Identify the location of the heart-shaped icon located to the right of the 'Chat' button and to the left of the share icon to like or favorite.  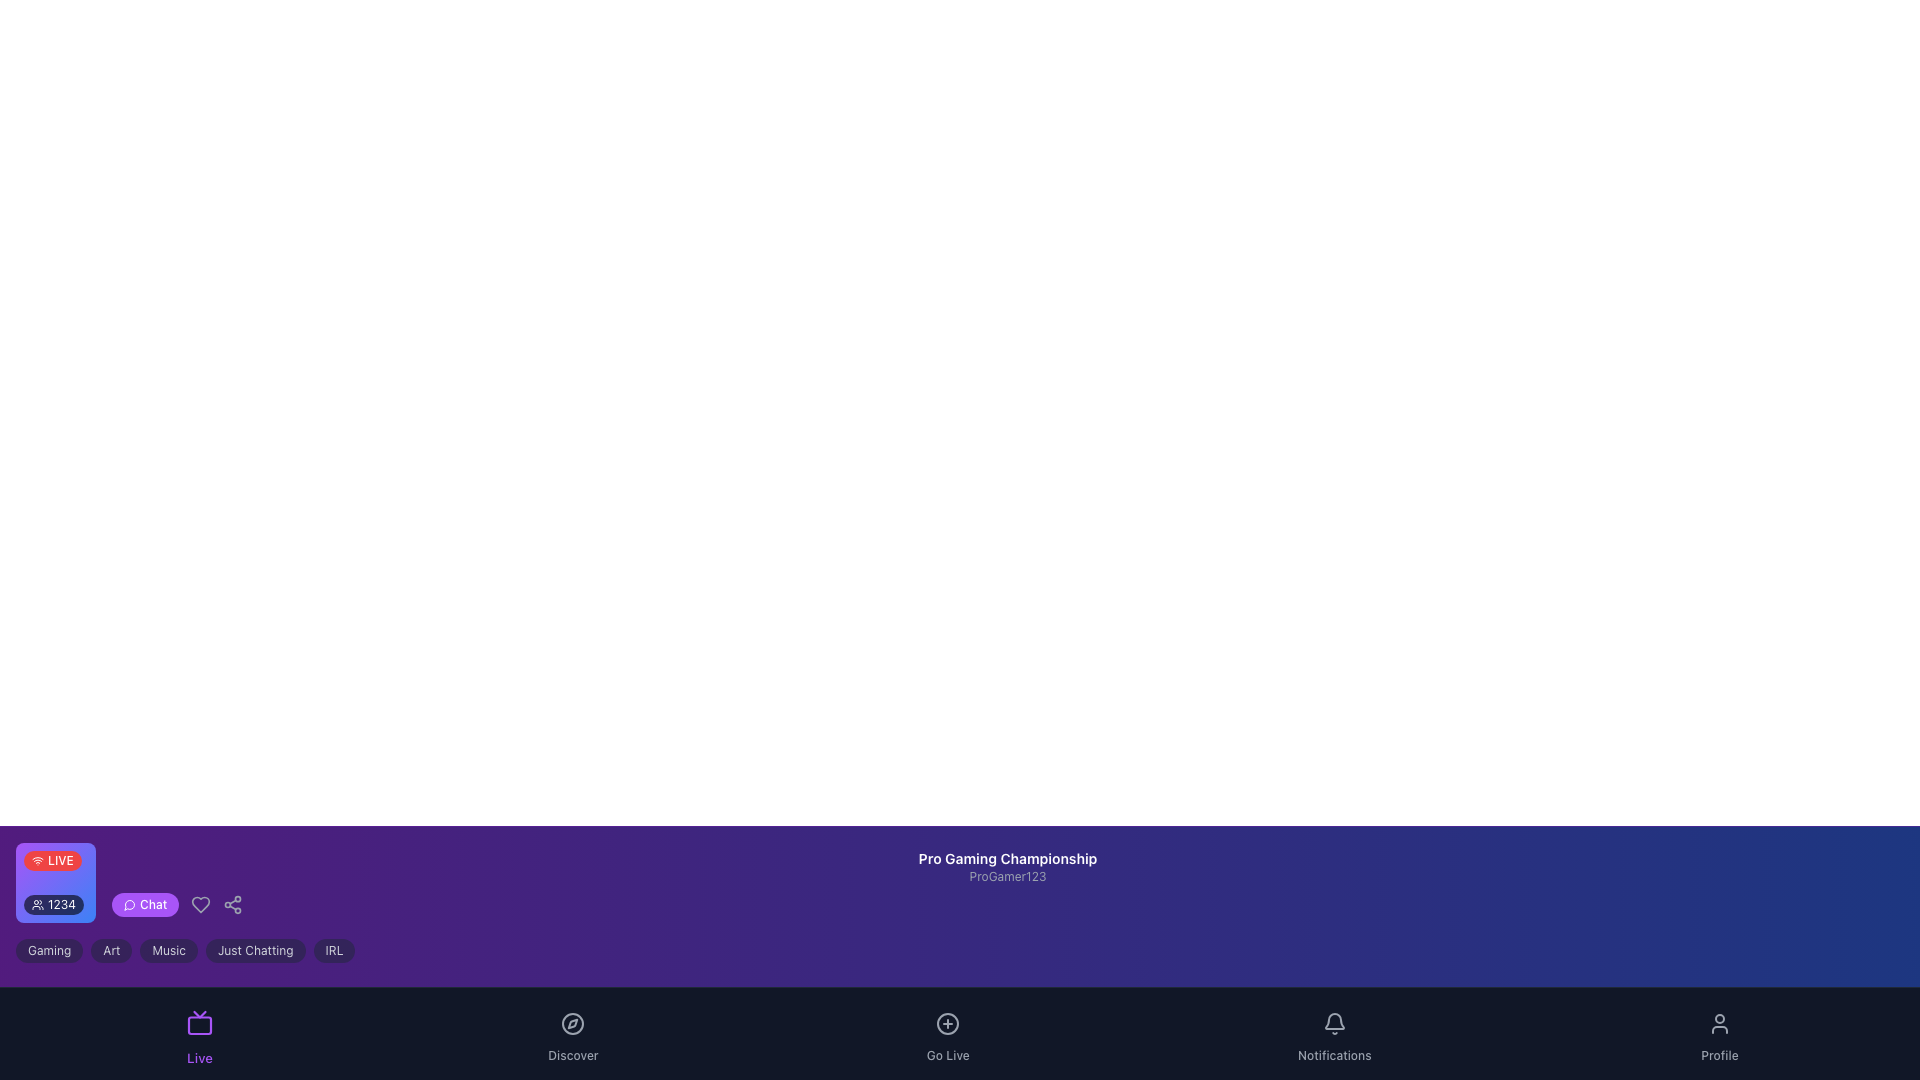
(201, 905).